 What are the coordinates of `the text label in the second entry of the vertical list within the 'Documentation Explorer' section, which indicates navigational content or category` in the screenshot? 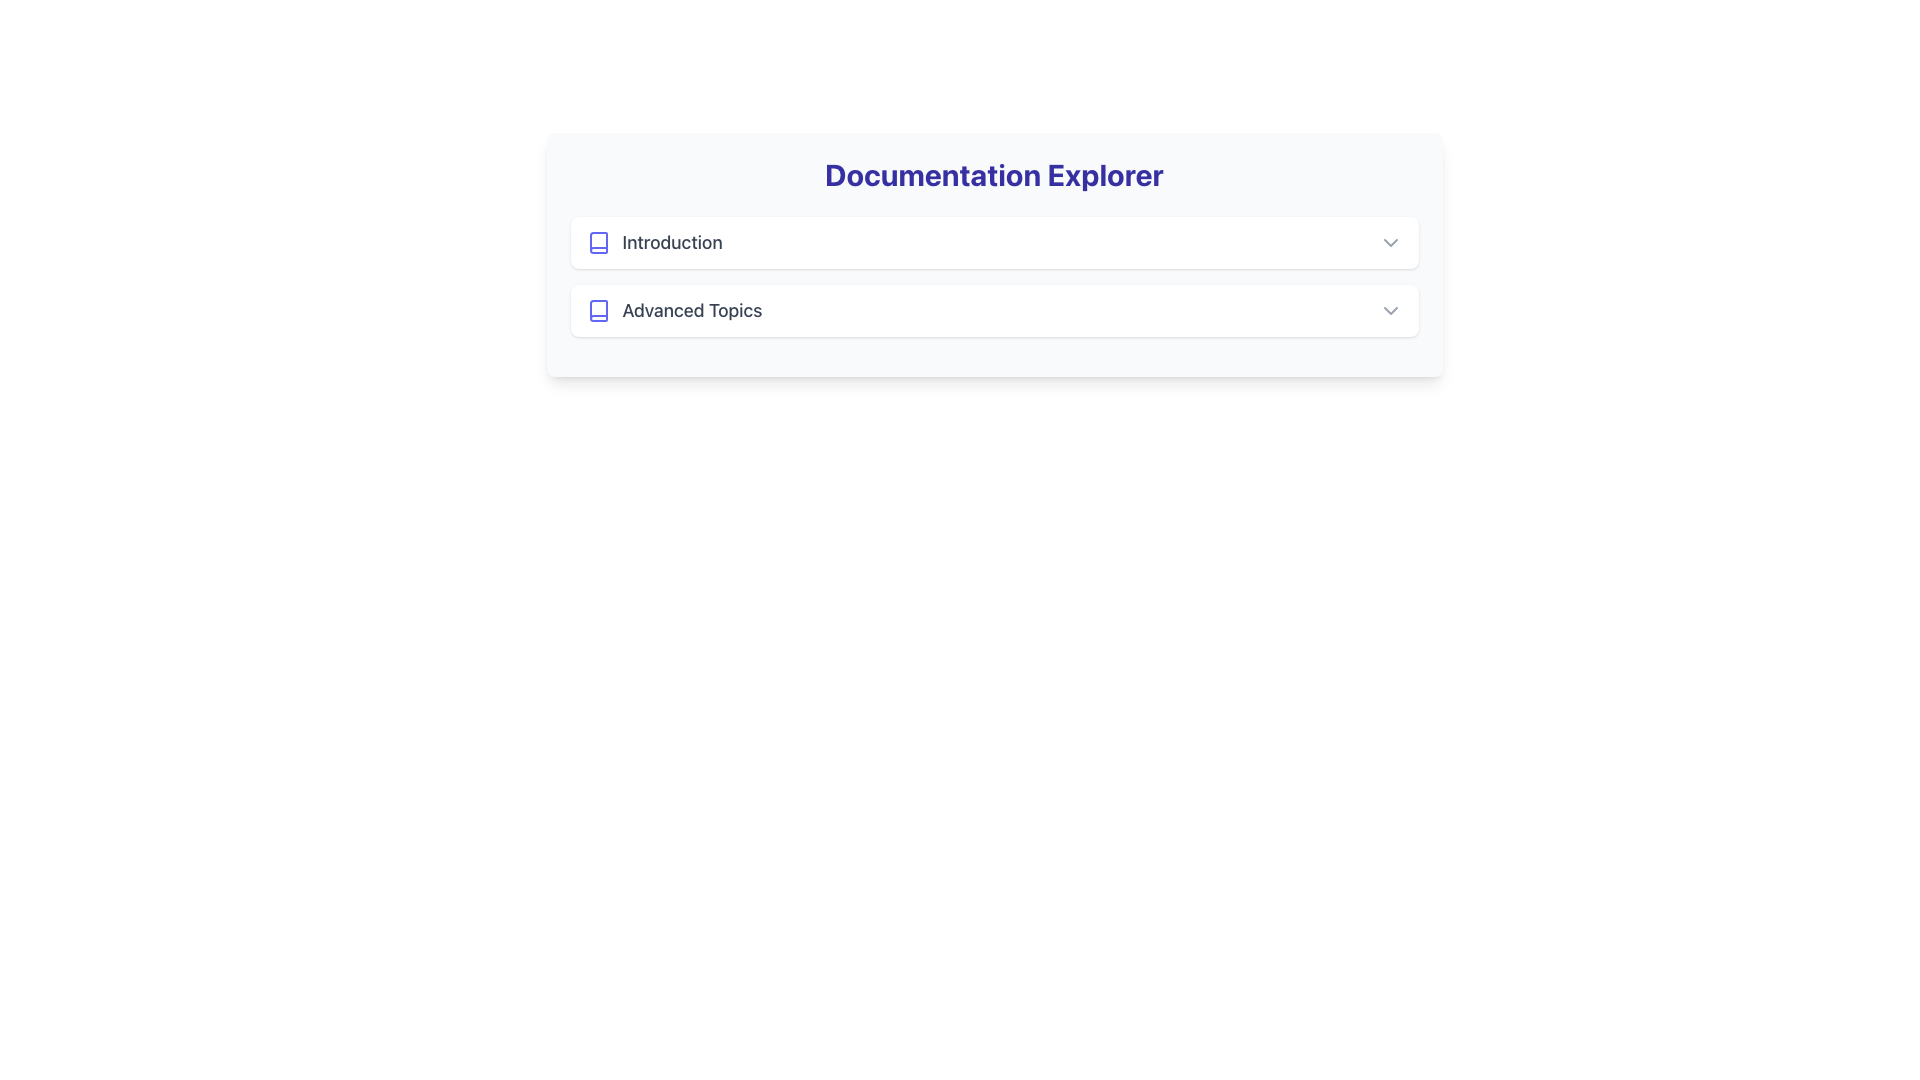 It's located at (674, 311).